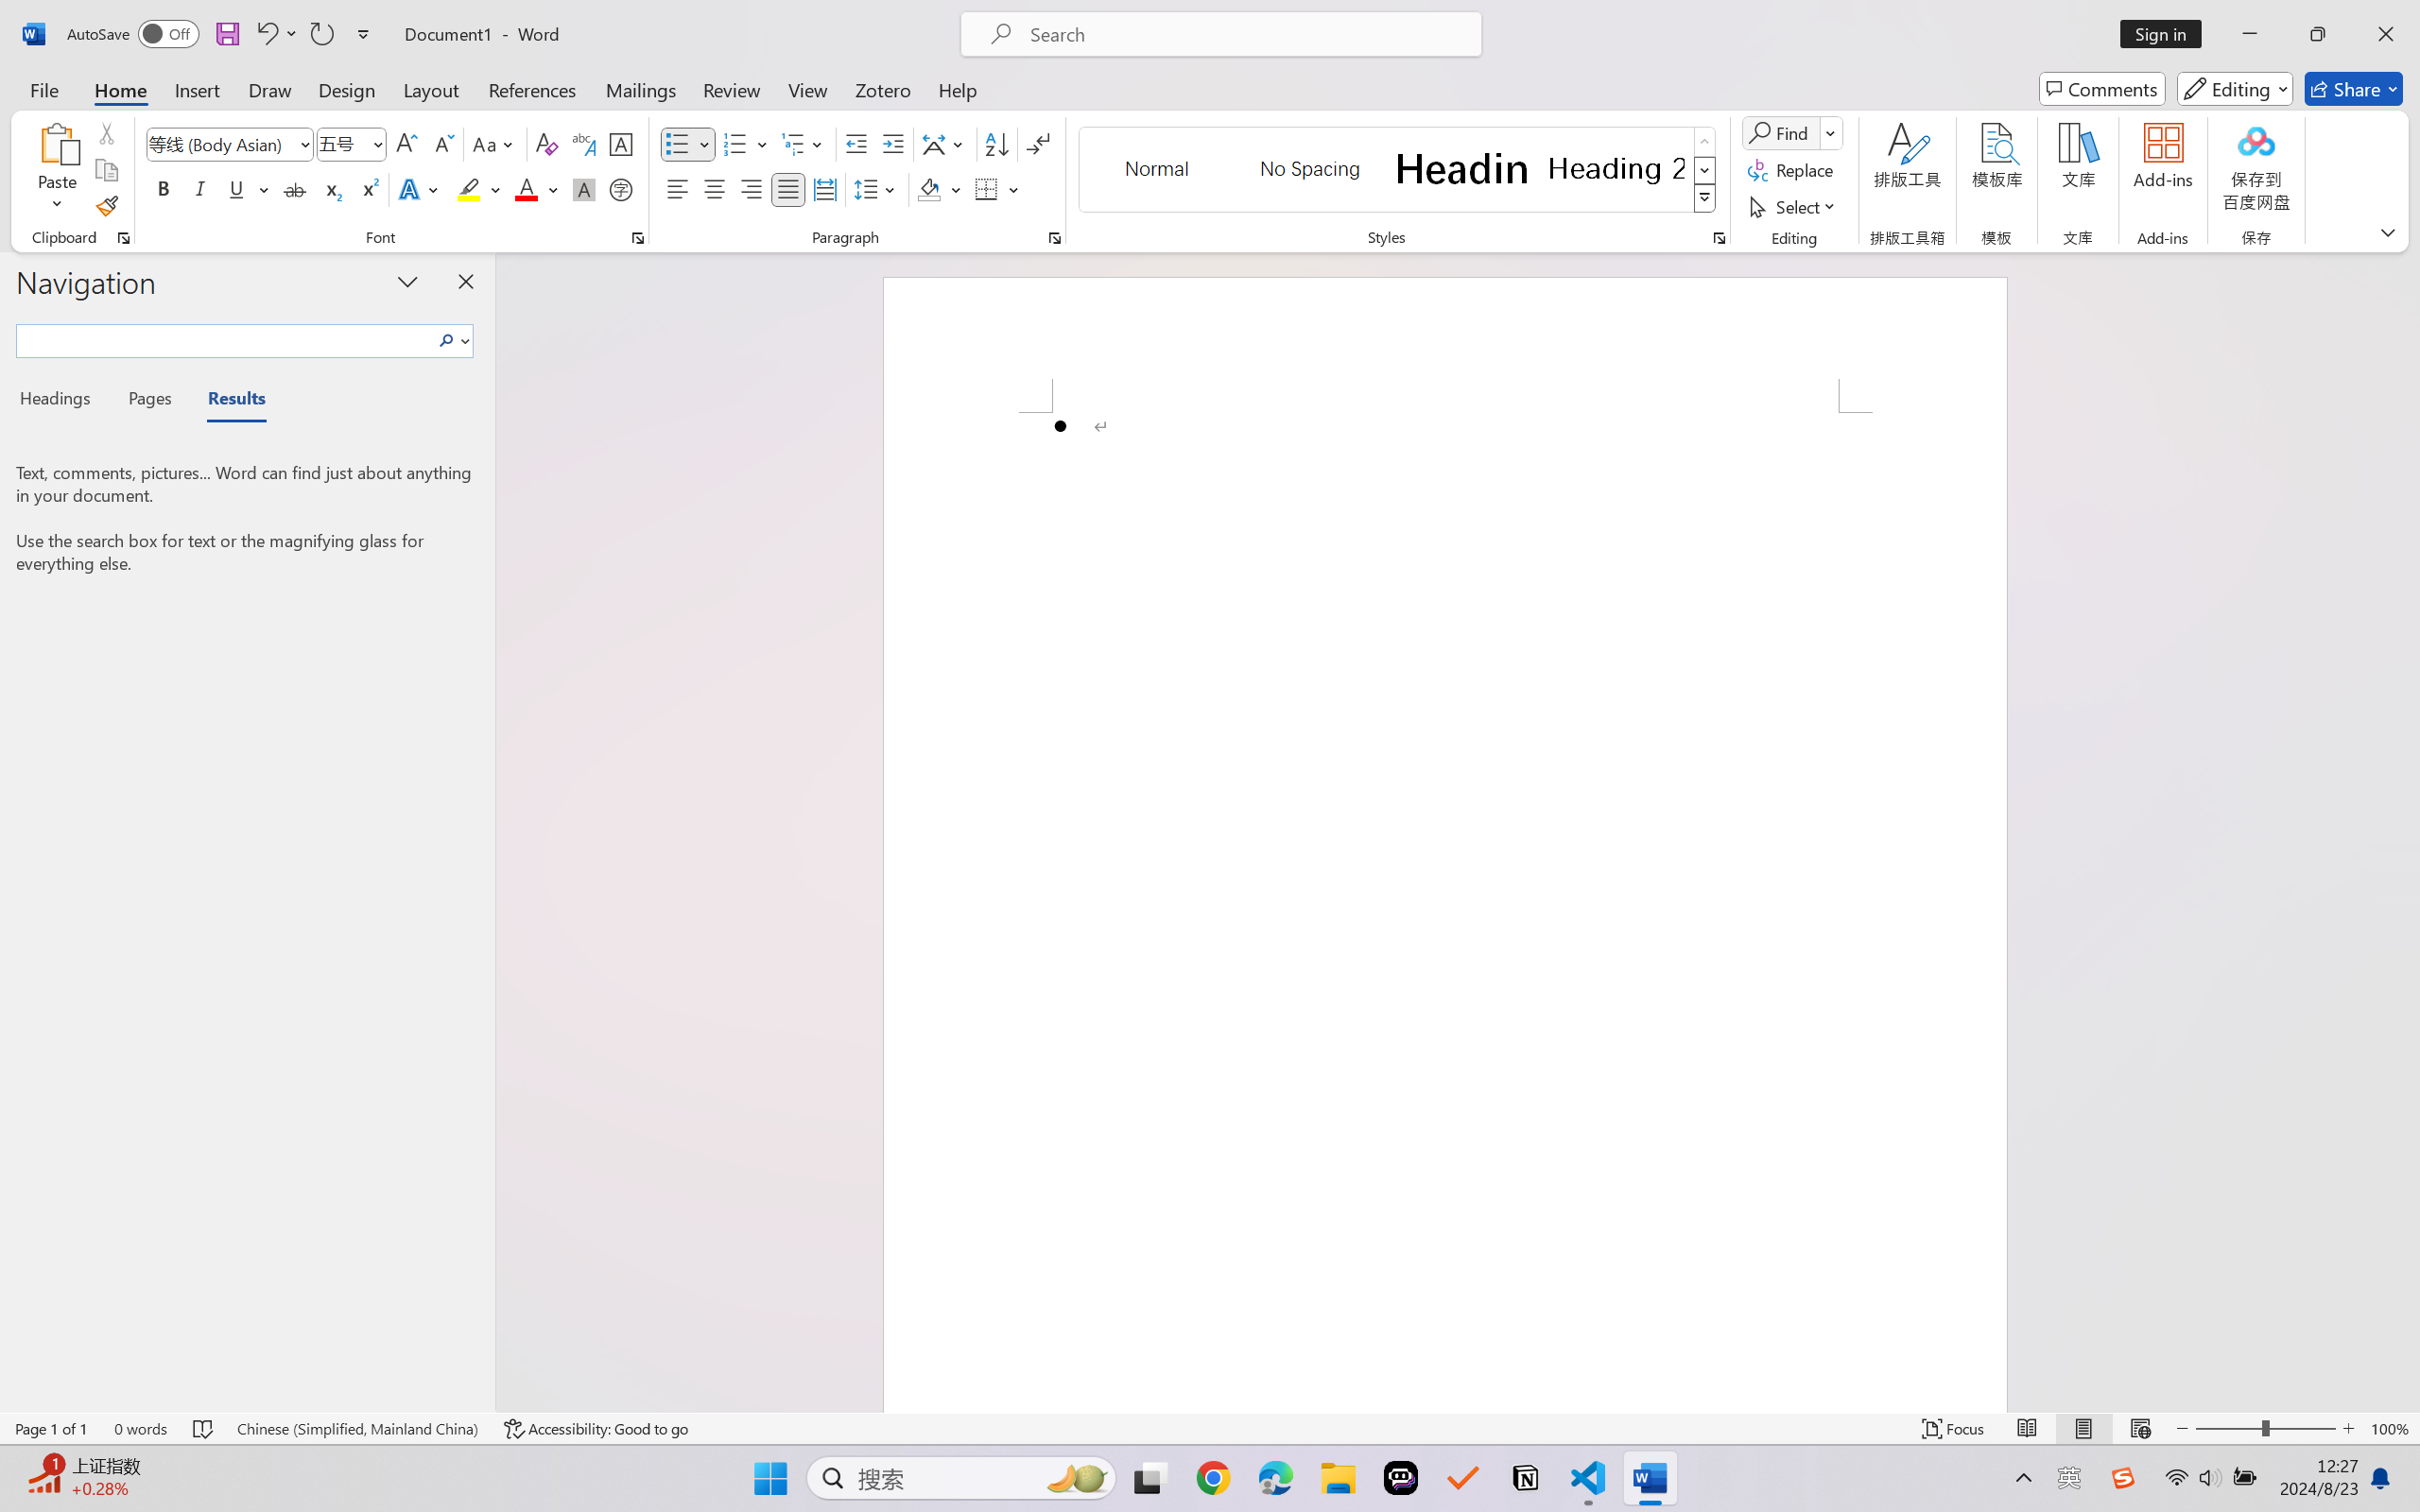  Describe the element at coordinates (61, 401) in the screenshot. I see `'Headings'` at that location.